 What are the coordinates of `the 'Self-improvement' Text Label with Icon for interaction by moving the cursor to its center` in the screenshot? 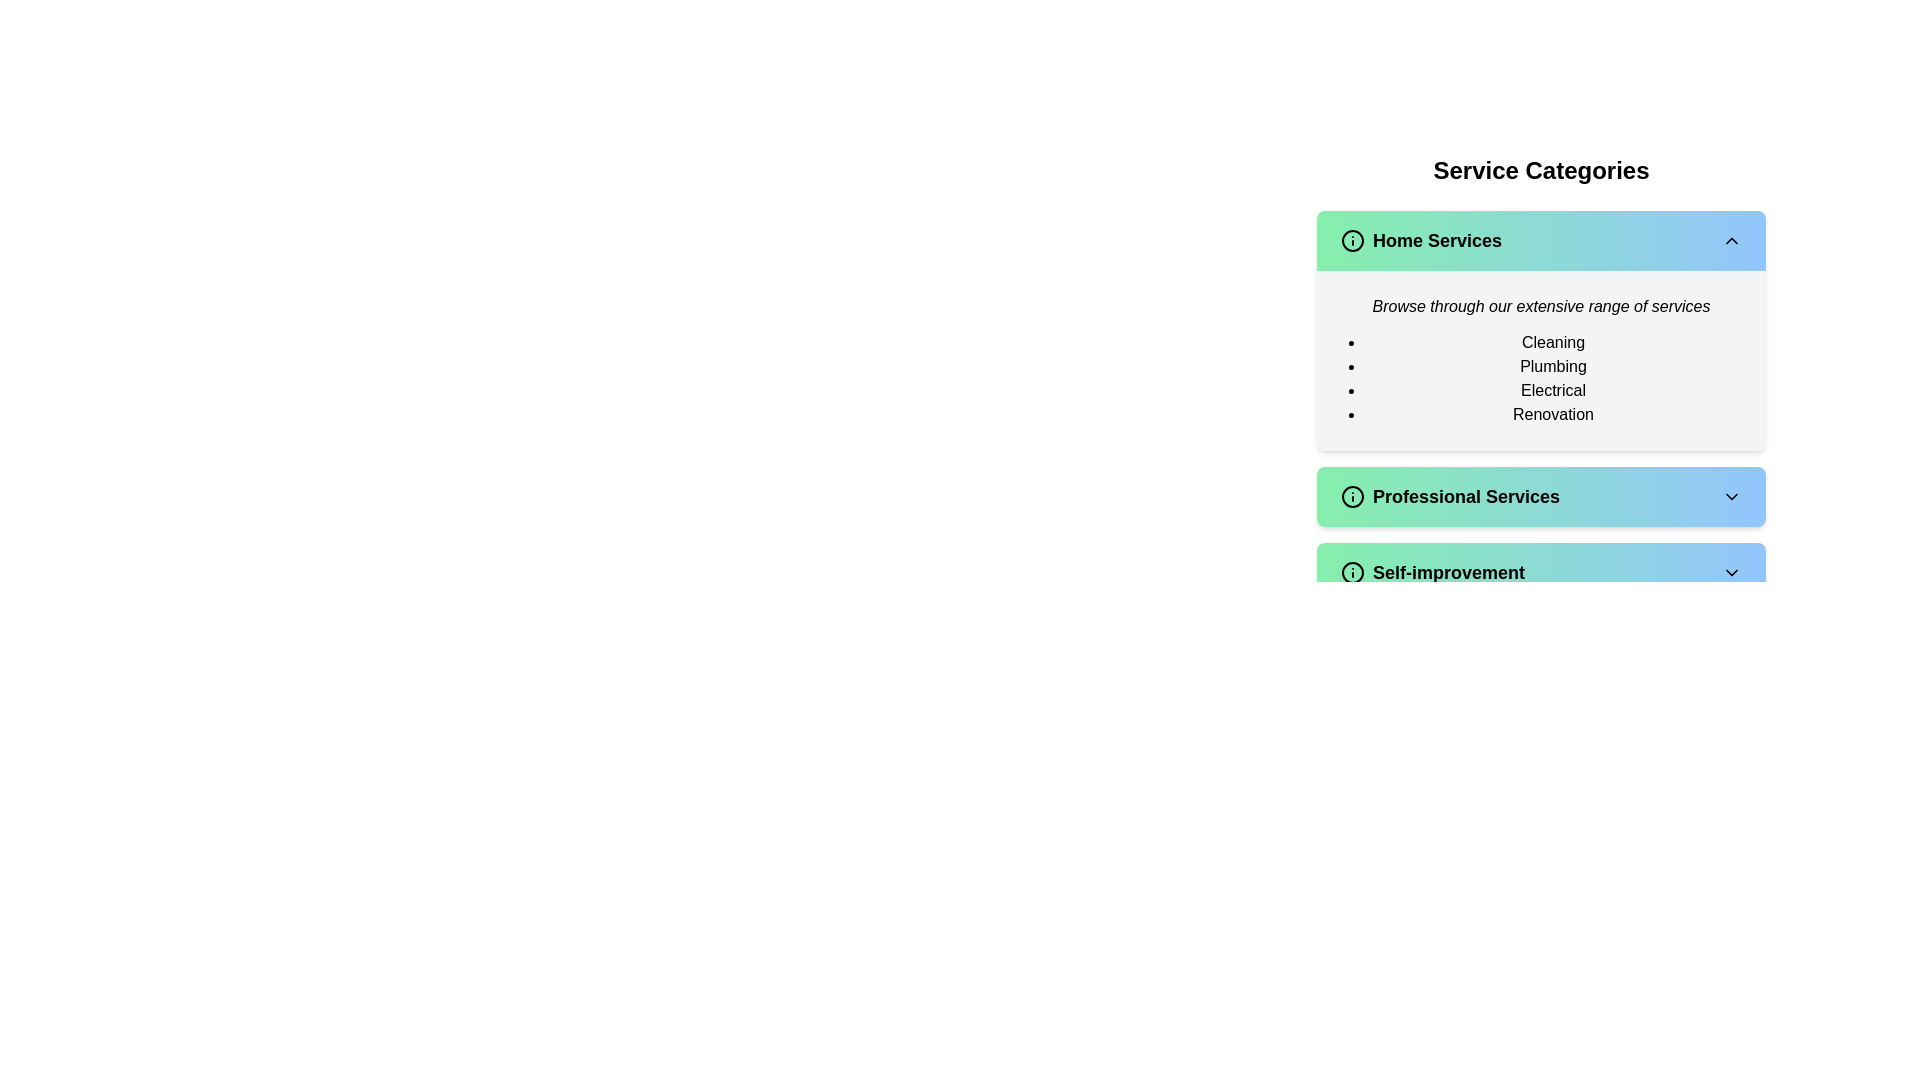 It's located at (1432, 573).